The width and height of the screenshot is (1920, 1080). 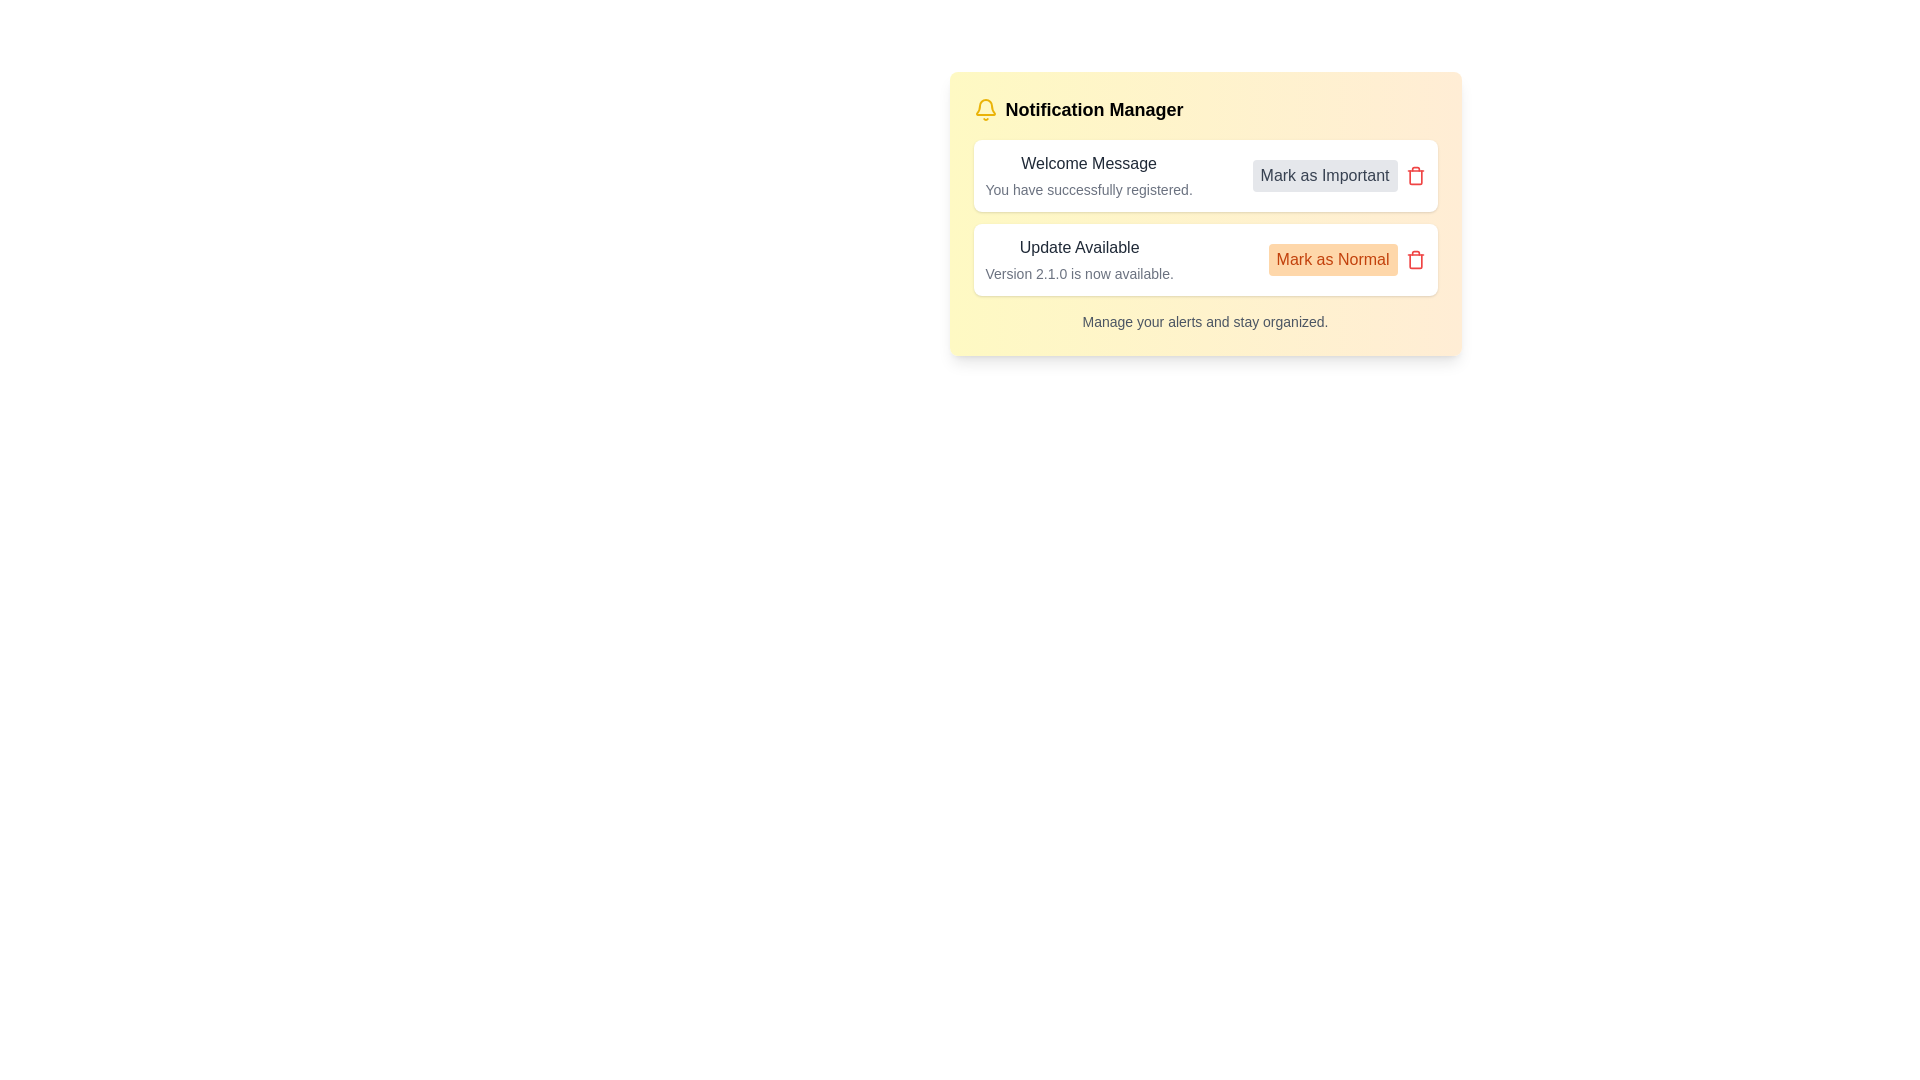 I want to click on the first notification card in the vertically stacked list, so click(x=1204, y=175).